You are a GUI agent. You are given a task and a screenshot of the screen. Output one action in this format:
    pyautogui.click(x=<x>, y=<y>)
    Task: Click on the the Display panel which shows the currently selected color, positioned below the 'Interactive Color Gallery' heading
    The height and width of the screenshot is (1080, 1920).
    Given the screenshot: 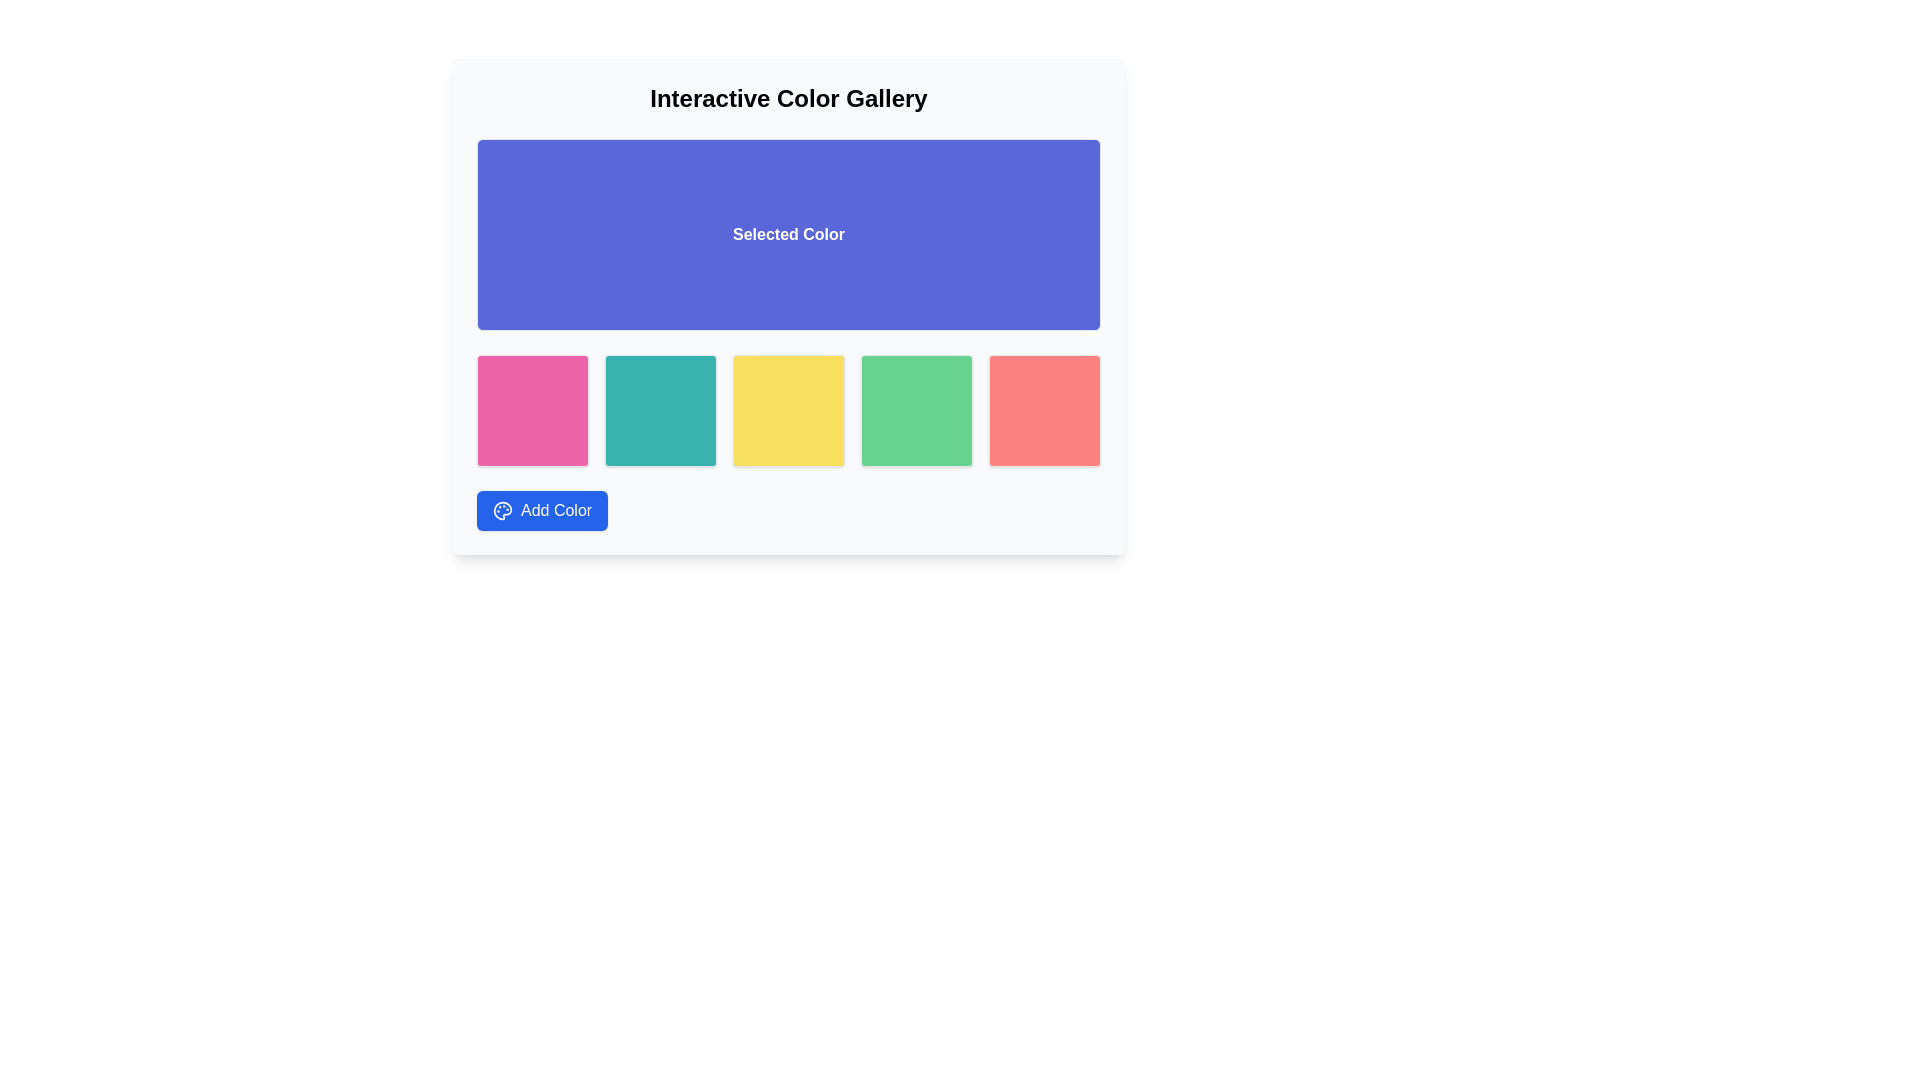 What is the action you would take?
    pyautogui.click(x=787, y=234)
    